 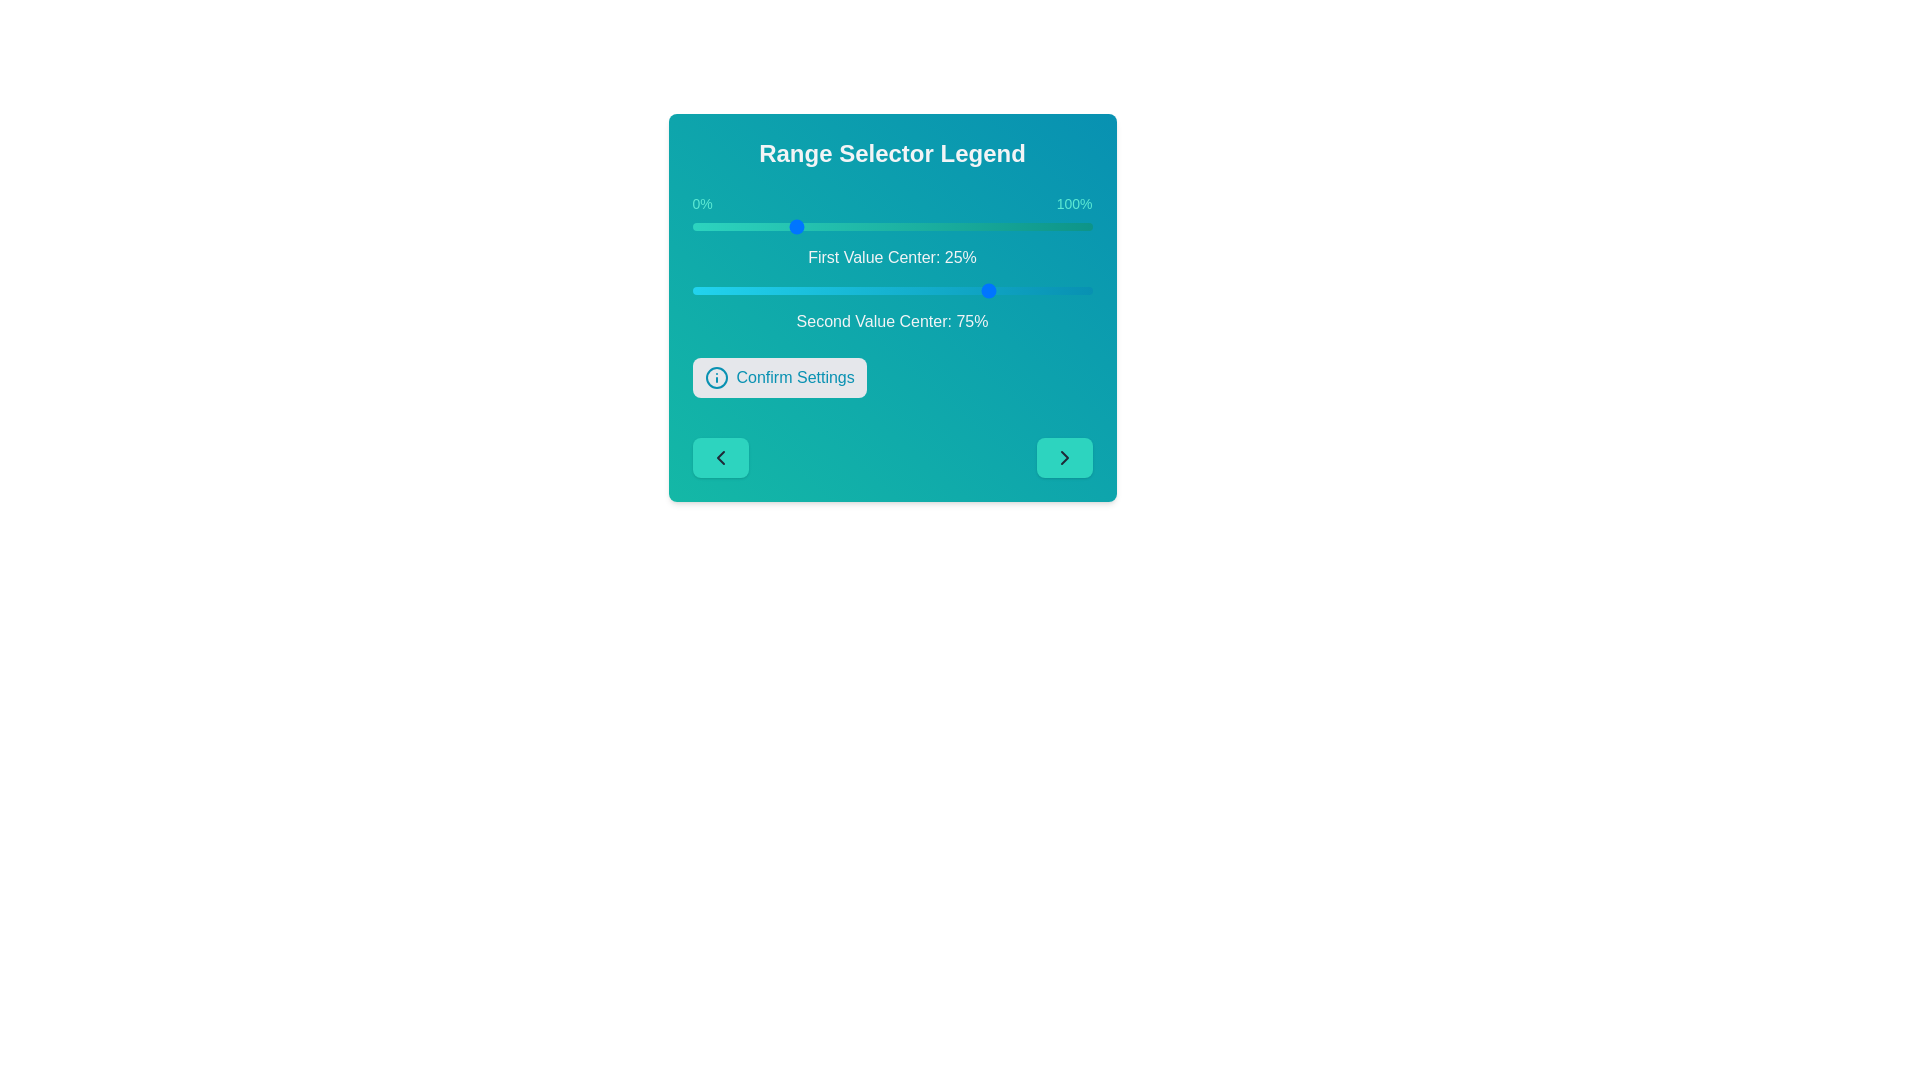 I want to click on the circular background element of the information indicator icon, which features a distinctive outer ring and a filled inner circle, located to the left of the 'Confirm Settings' button, so click(x=716, y=378).